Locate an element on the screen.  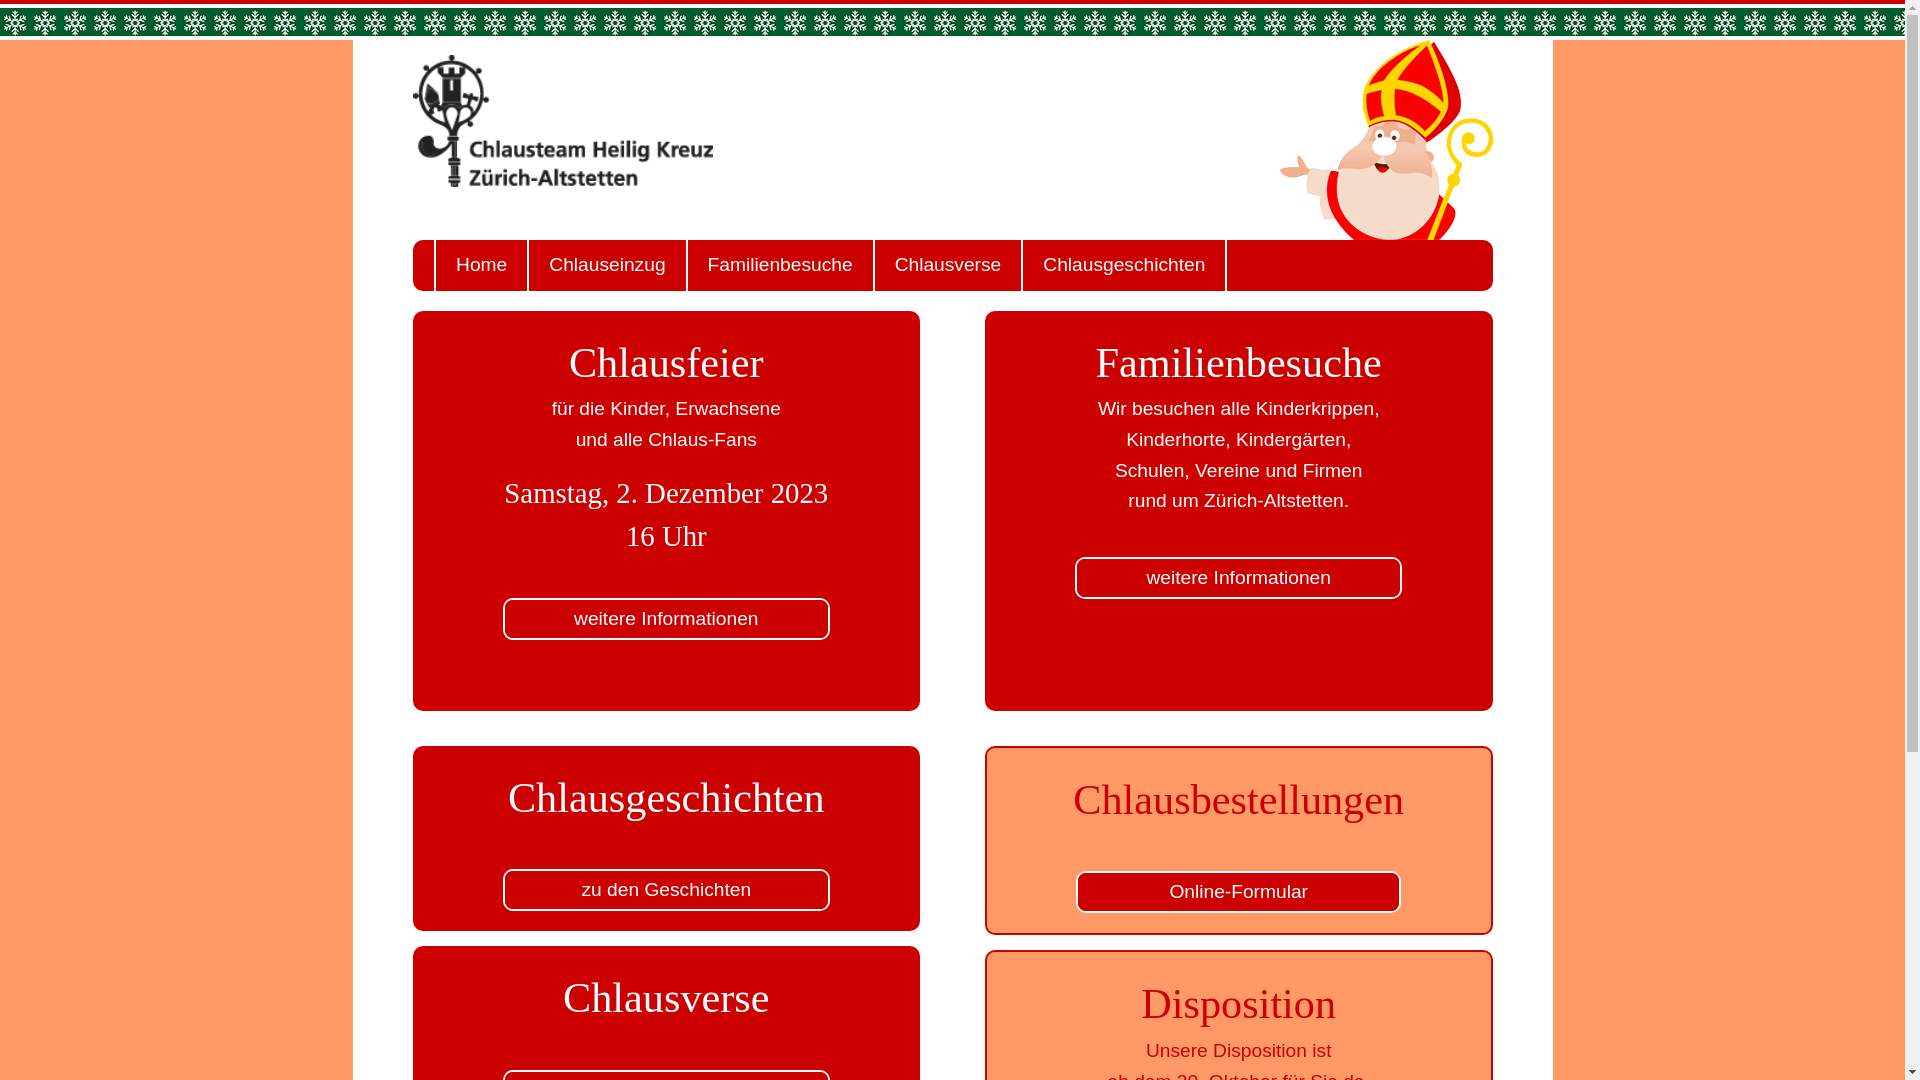
'Chlausverse' is located at coordinates (946, 264).